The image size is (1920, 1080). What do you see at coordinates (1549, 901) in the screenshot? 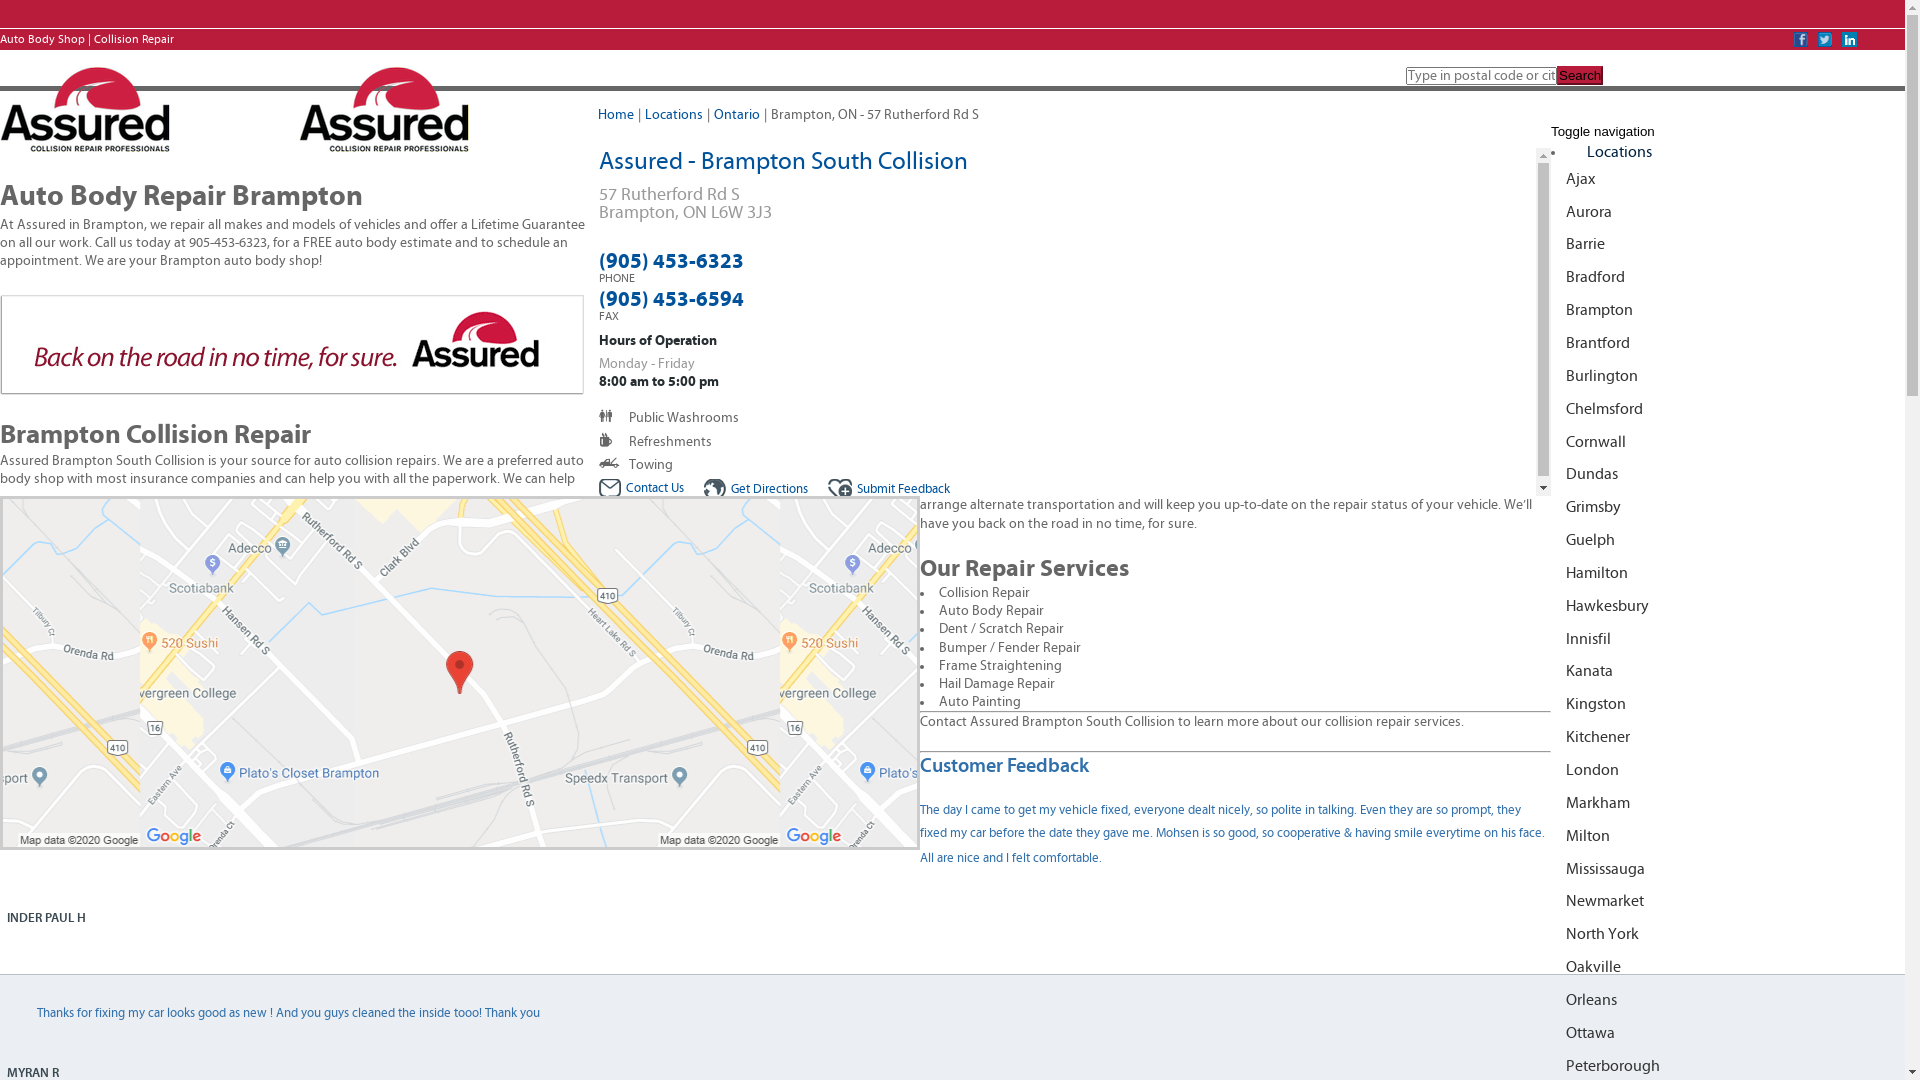
I see `'Newmarket'` at bounding box center [1549, 901].